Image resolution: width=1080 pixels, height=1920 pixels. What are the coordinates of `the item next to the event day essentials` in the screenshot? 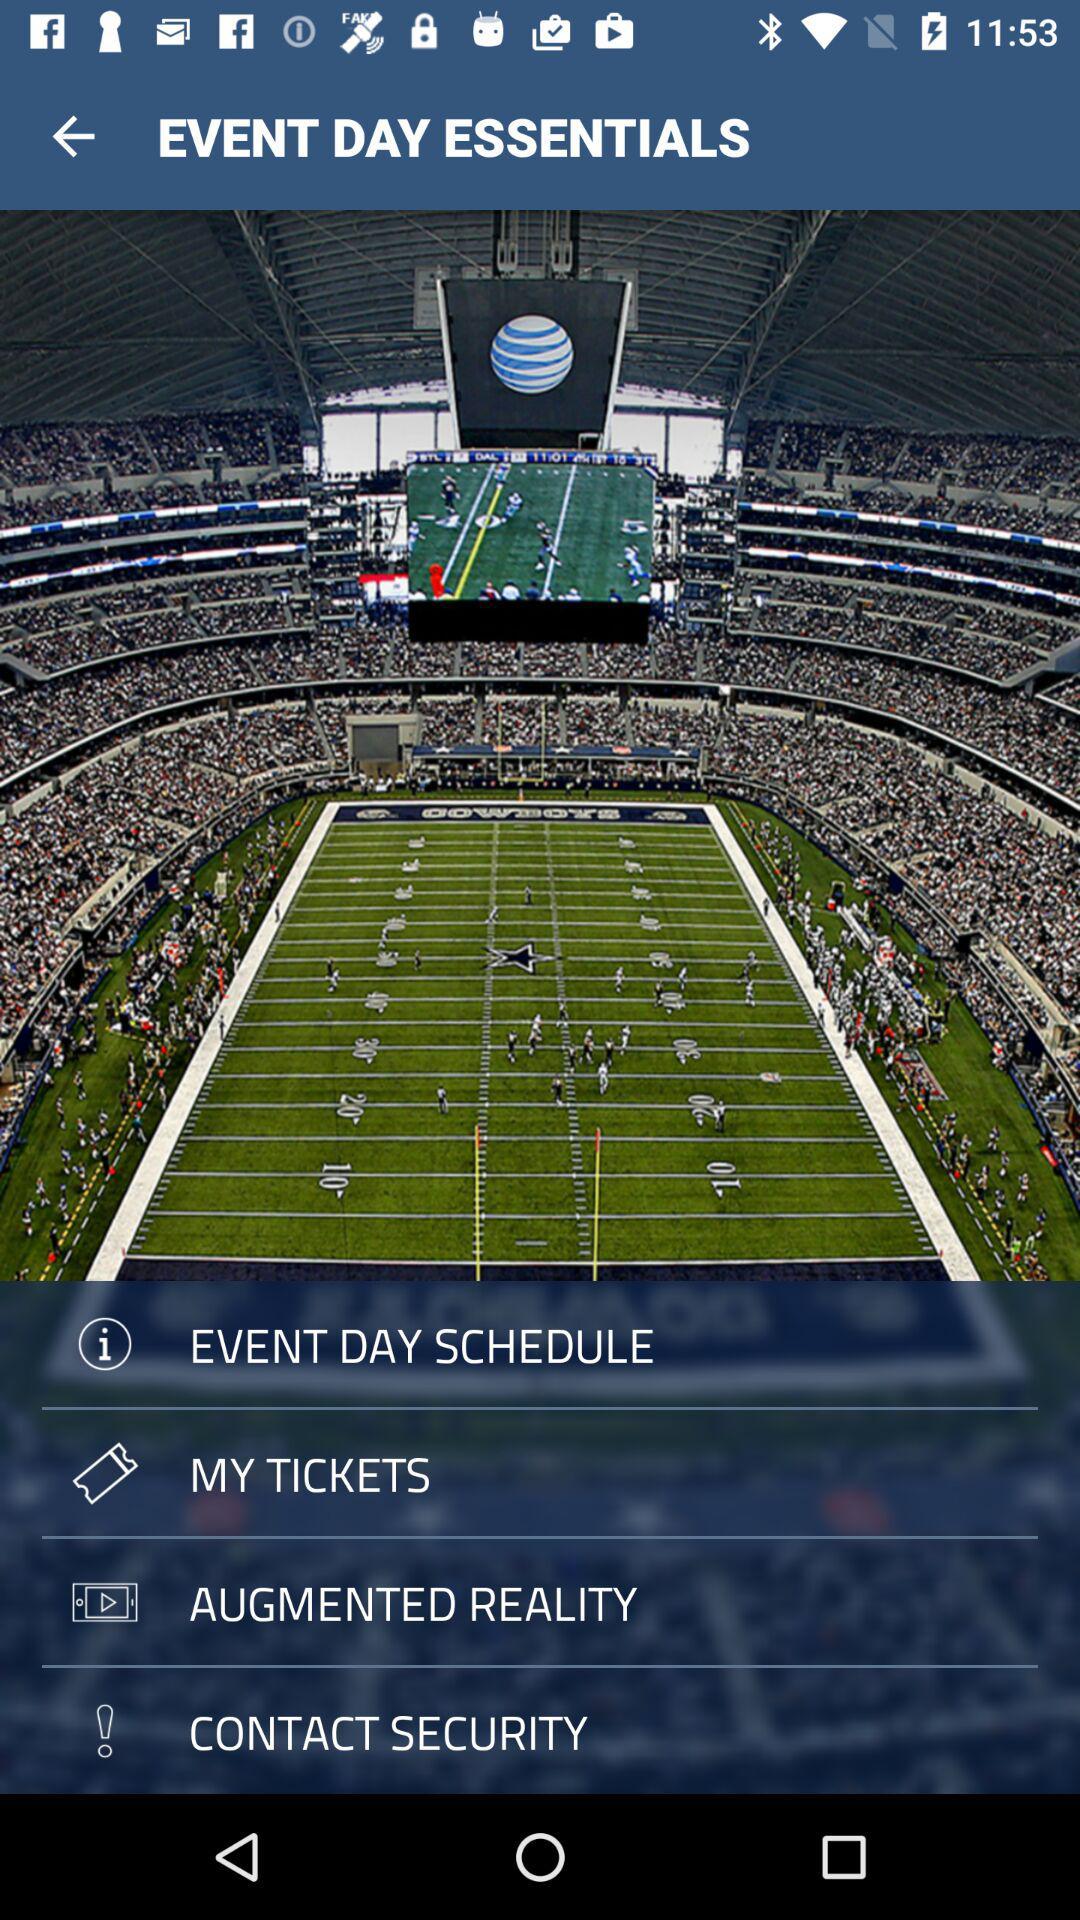 It's located at (72, 135).